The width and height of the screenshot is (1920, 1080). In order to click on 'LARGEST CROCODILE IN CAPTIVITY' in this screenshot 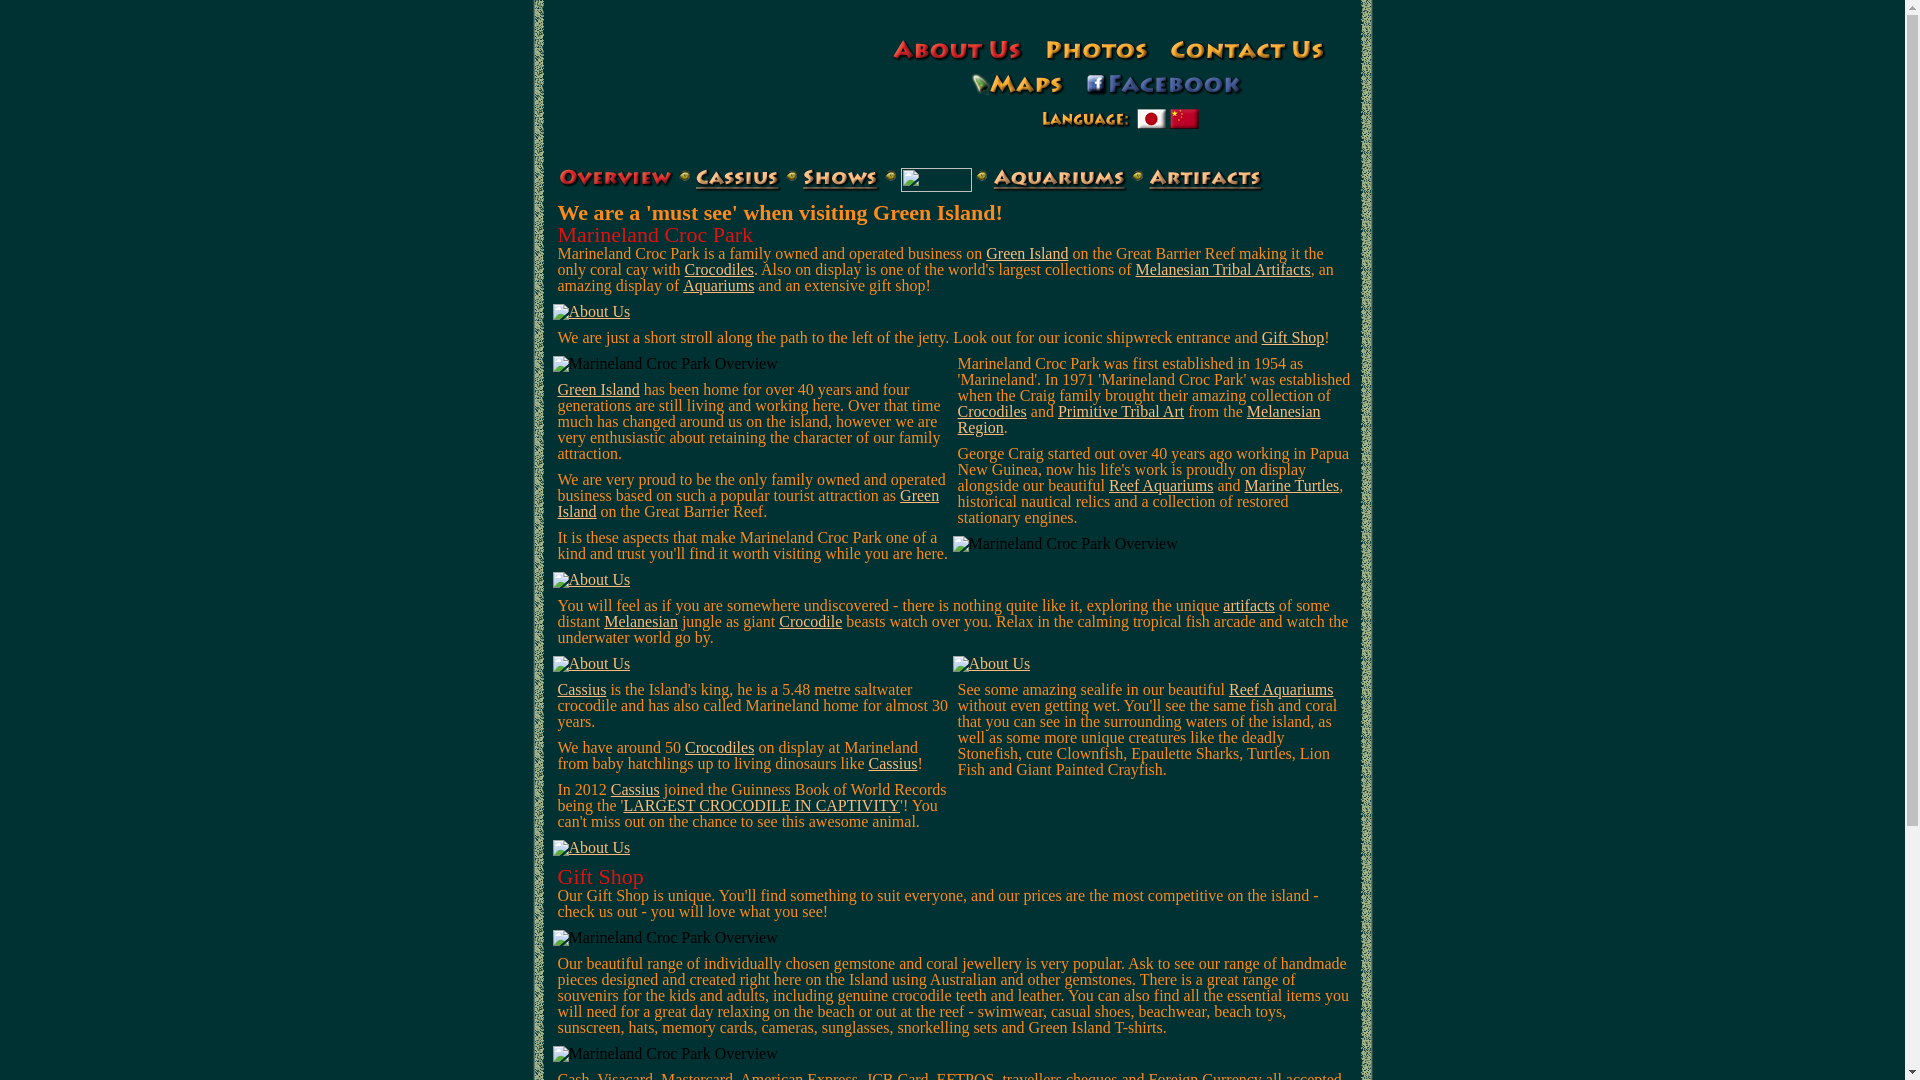, I will do `click(760, 804)`.